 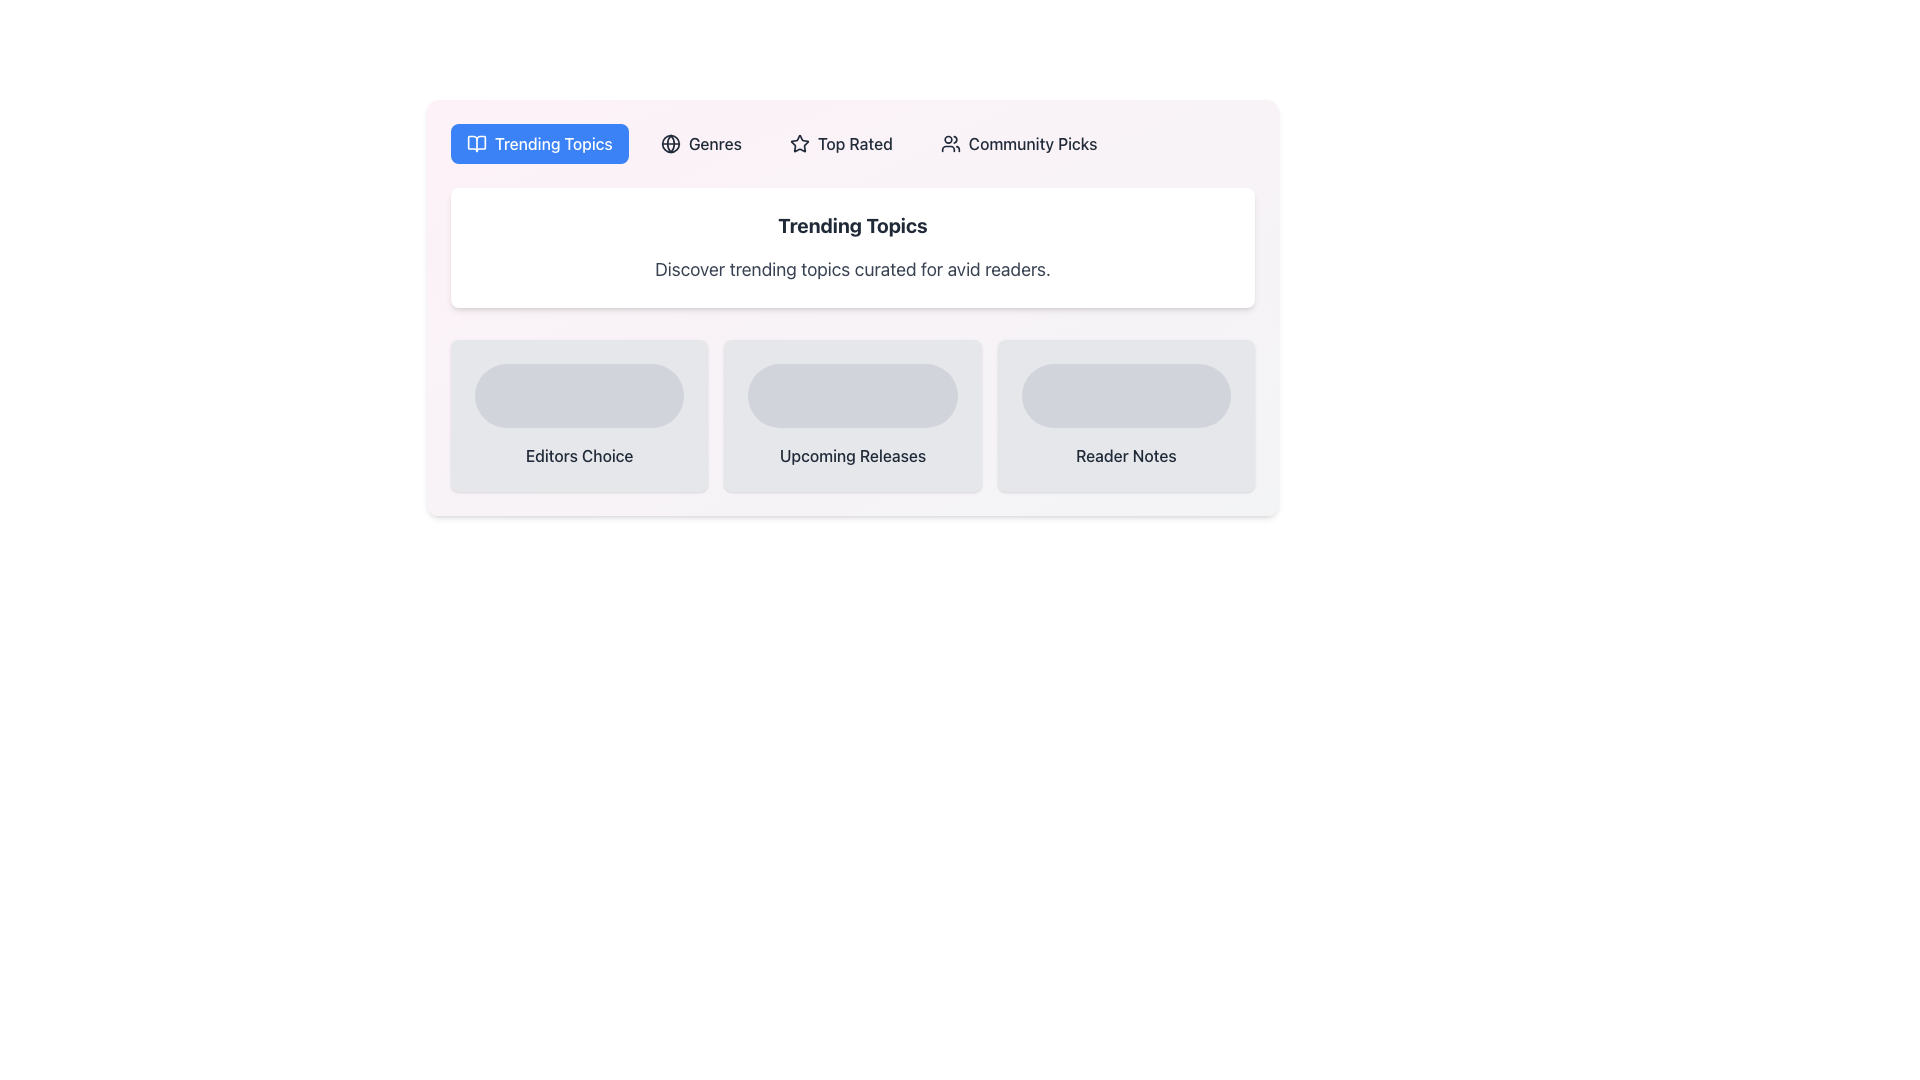 What do you see at coordinates (715, 142) in the screenshot?
I see `the 'Genres' navigation link located in the horizontal navigation bar, which is styled in a medium-weight font and positioned to the right of a globe icon` at bounding box center [715, 142].